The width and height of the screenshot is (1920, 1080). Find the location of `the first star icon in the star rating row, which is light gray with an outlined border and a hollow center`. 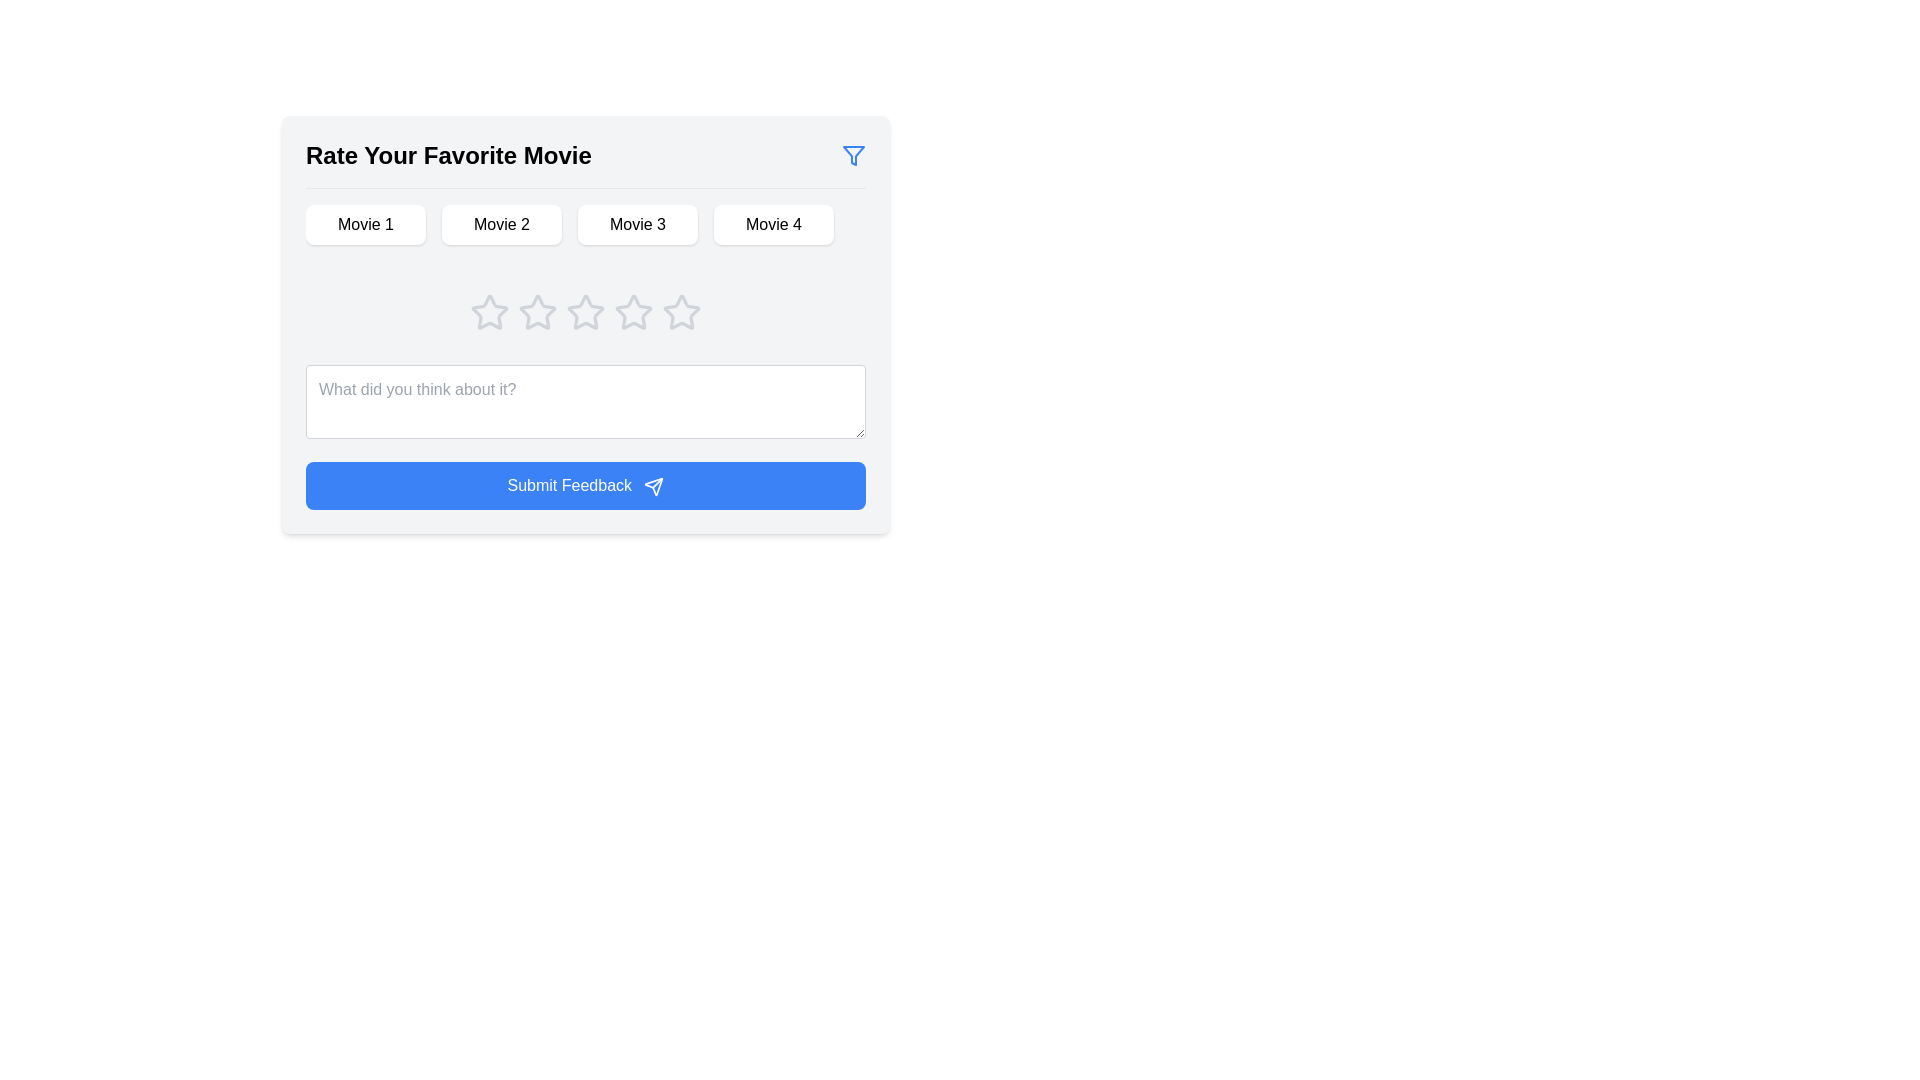

the first star icon in the star rating row, which is light gray with an outlined border and a hollow center is located at coordinates (537, 312).